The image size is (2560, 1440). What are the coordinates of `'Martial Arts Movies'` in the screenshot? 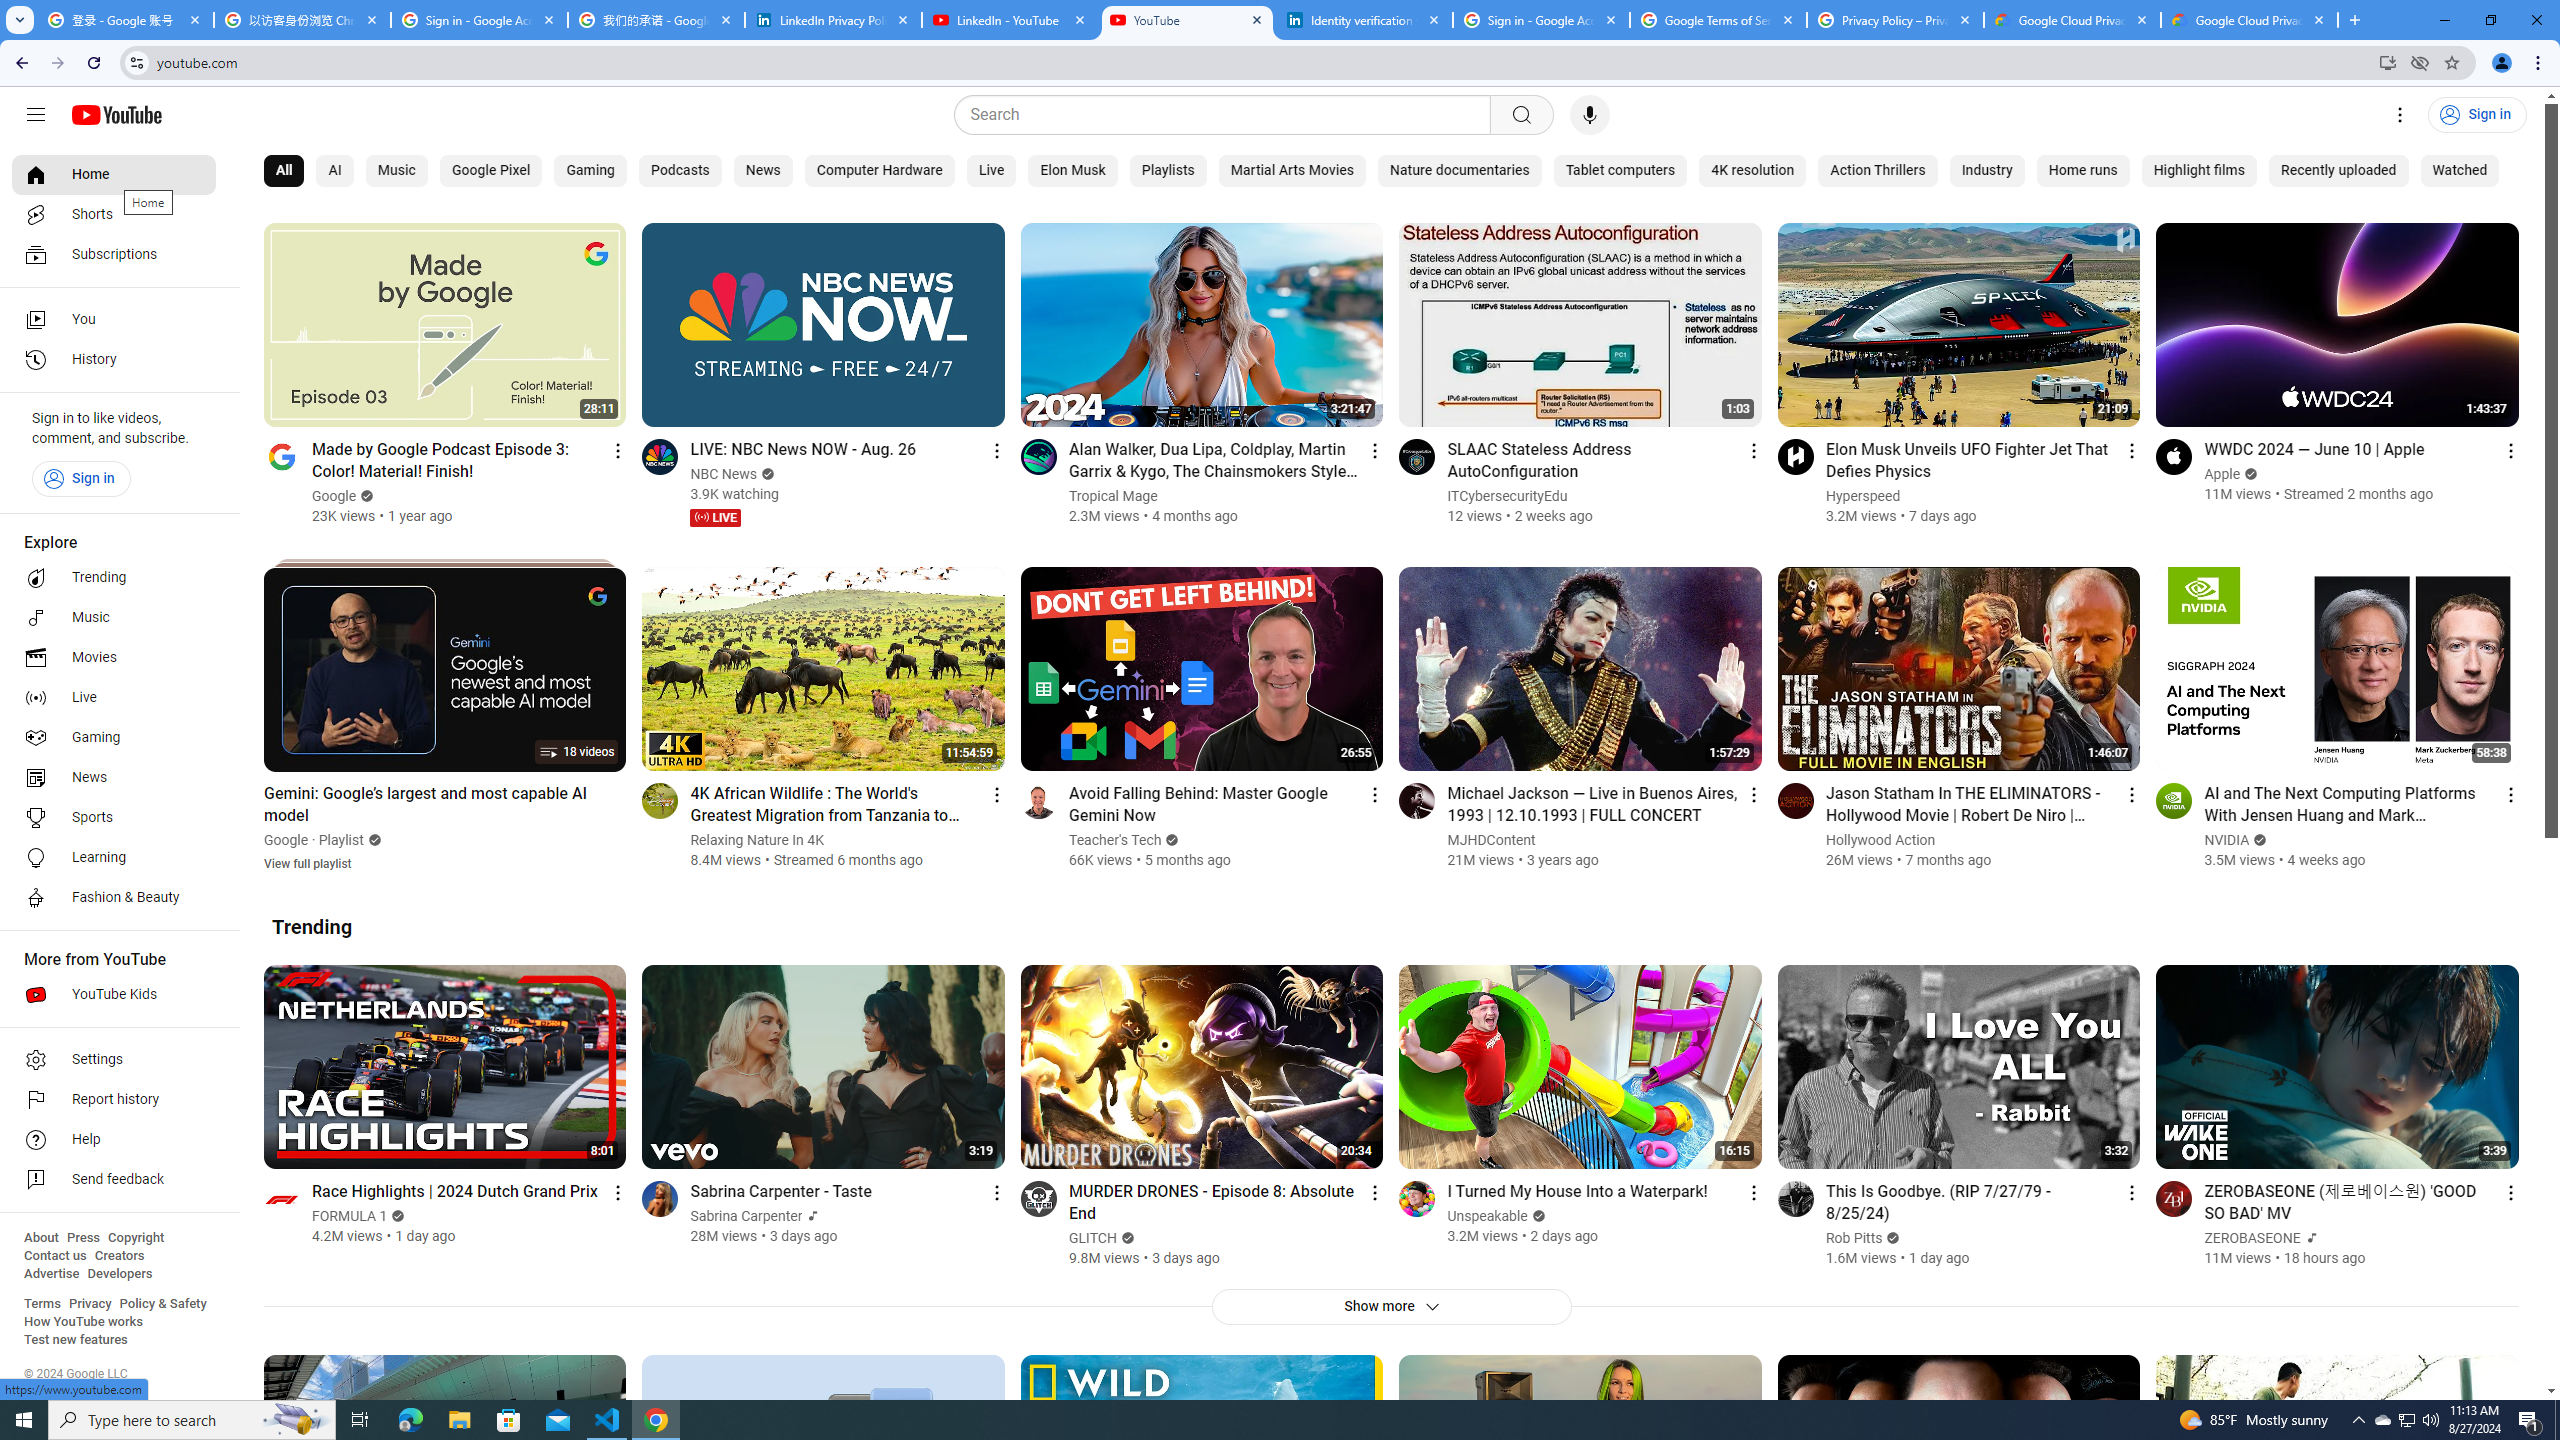 It's located at (1292, 171).